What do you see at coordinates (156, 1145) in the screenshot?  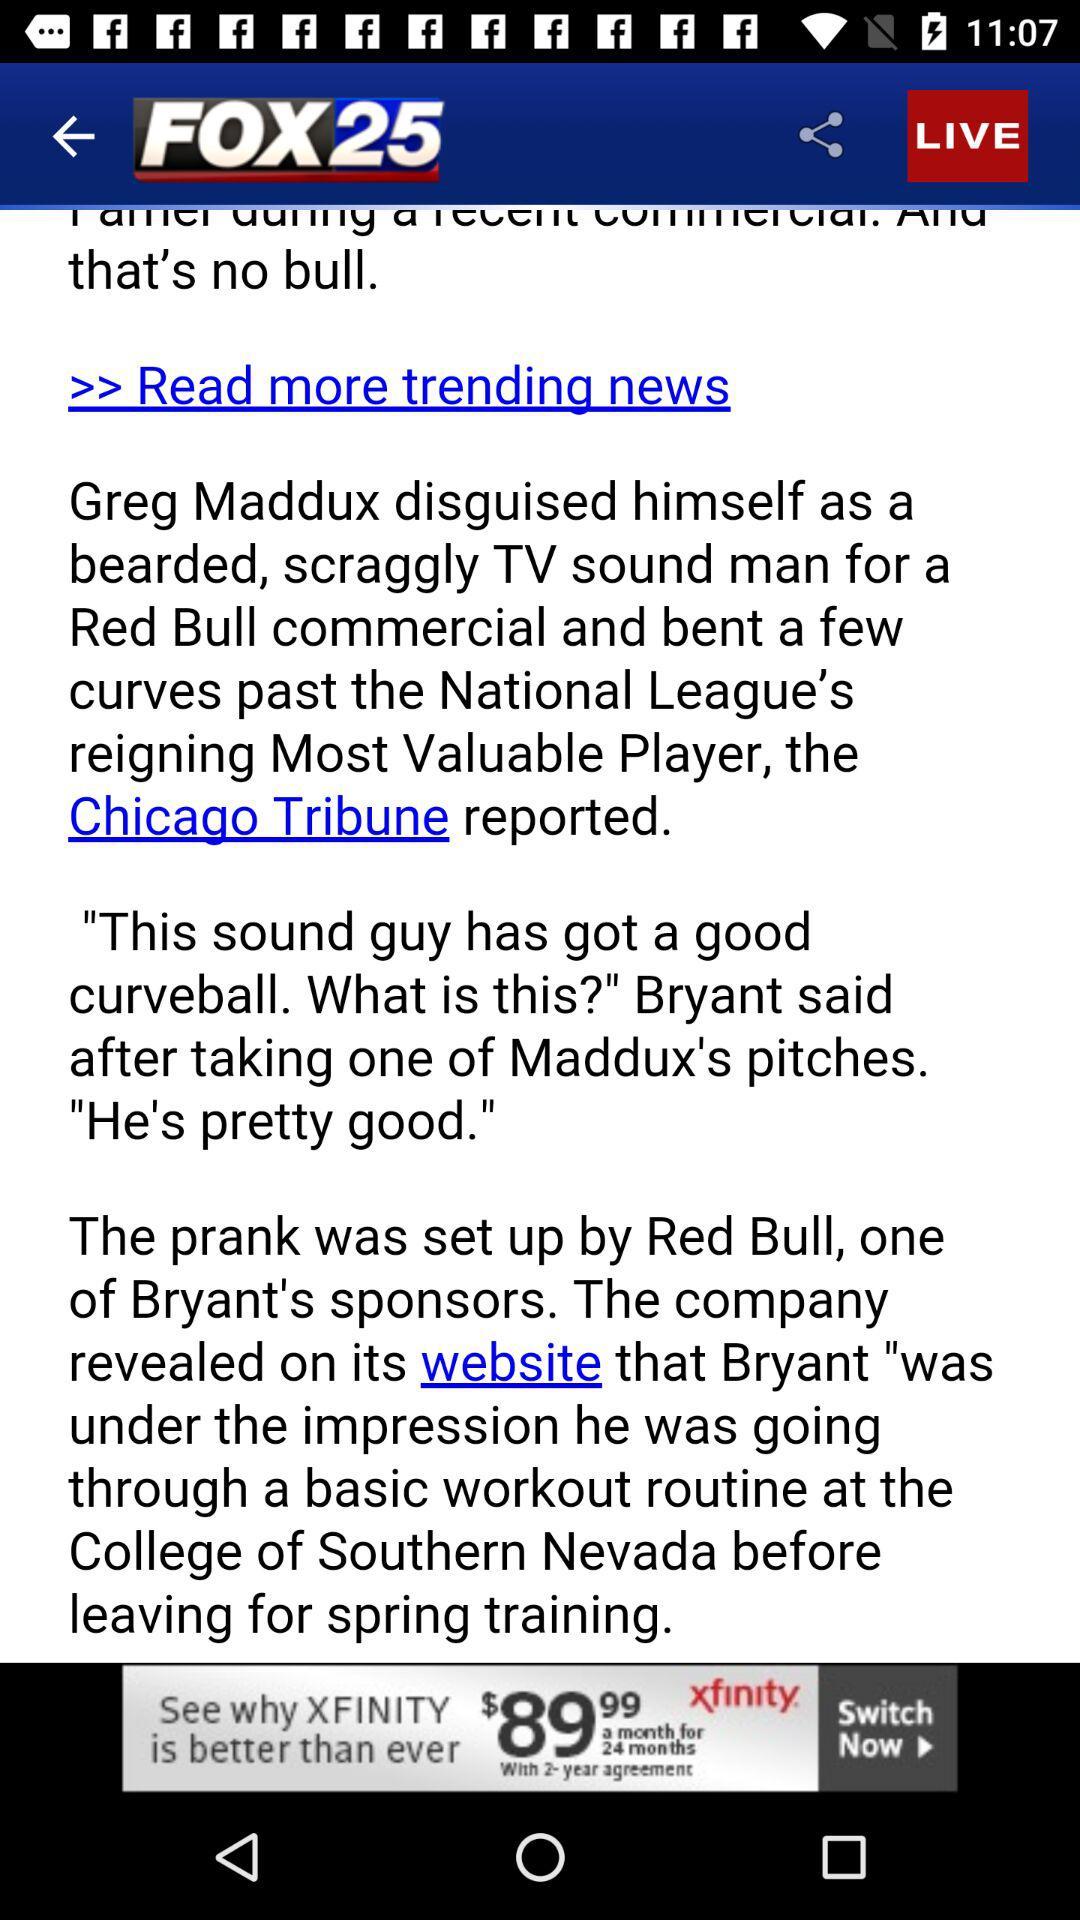 I see `improper tagging` at bounding box center [156, 1145].